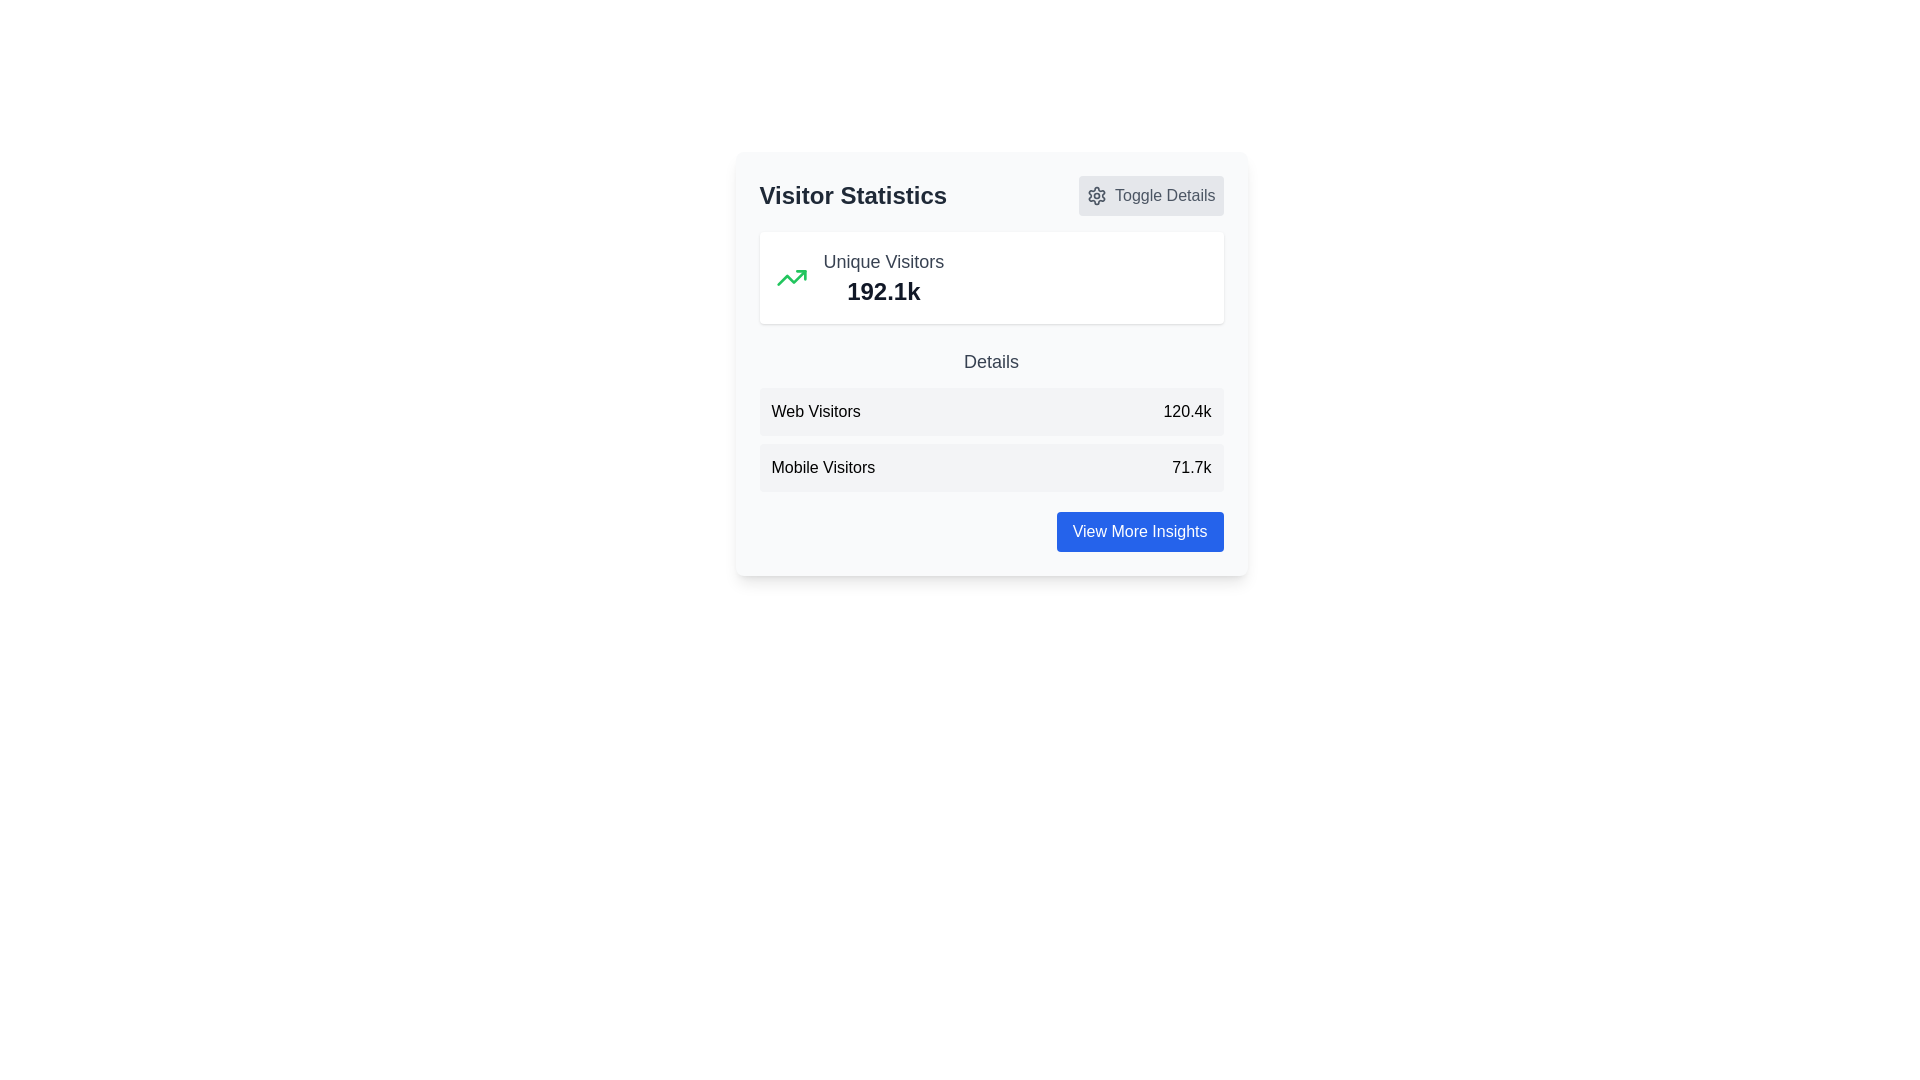 This screenshot has height=1080, width=1920. What do you see at coordinates (1165, 196) in the screenshot?
I see `the 'Toggle Details' label` at bounding box center [1165, 196].